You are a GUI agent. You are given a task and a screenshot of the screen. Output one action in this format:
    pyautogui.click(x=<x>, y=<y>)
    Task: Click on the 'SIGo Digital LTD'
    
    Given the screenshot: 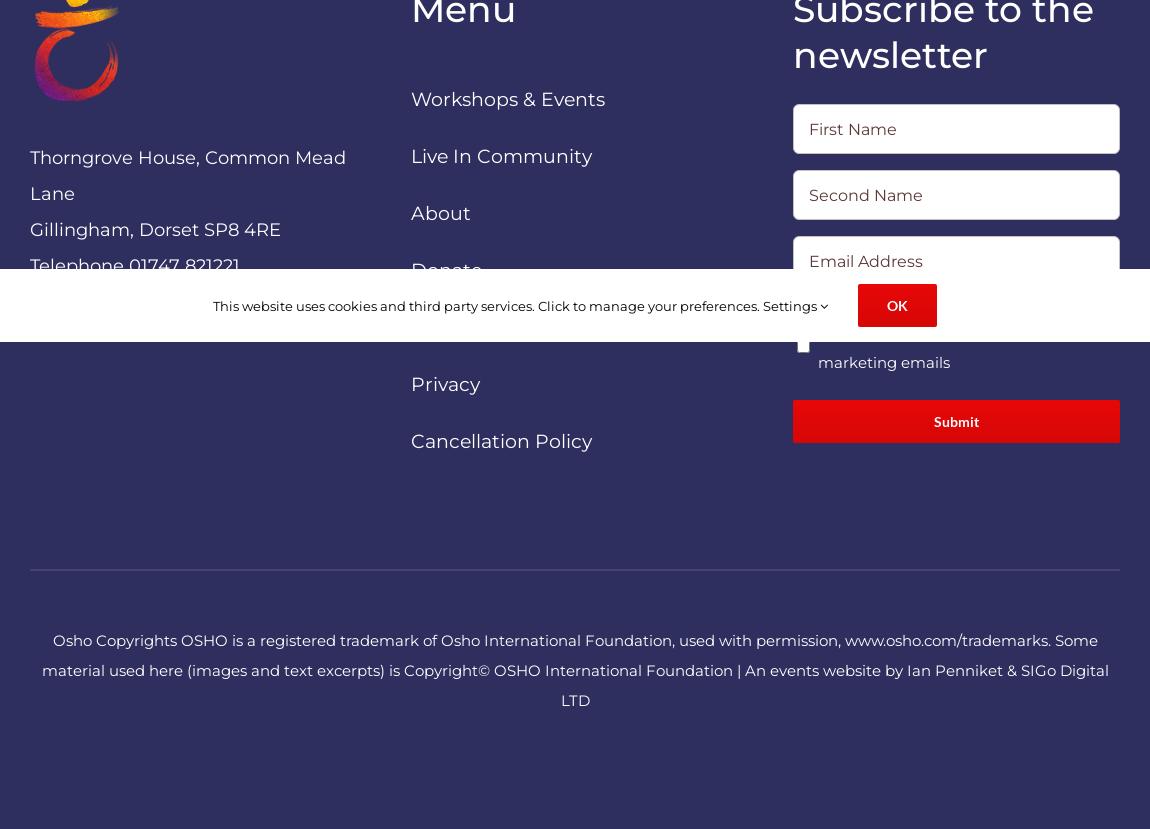 What is the action you would take?
    pyautogui.click(x=832, y=685)
    